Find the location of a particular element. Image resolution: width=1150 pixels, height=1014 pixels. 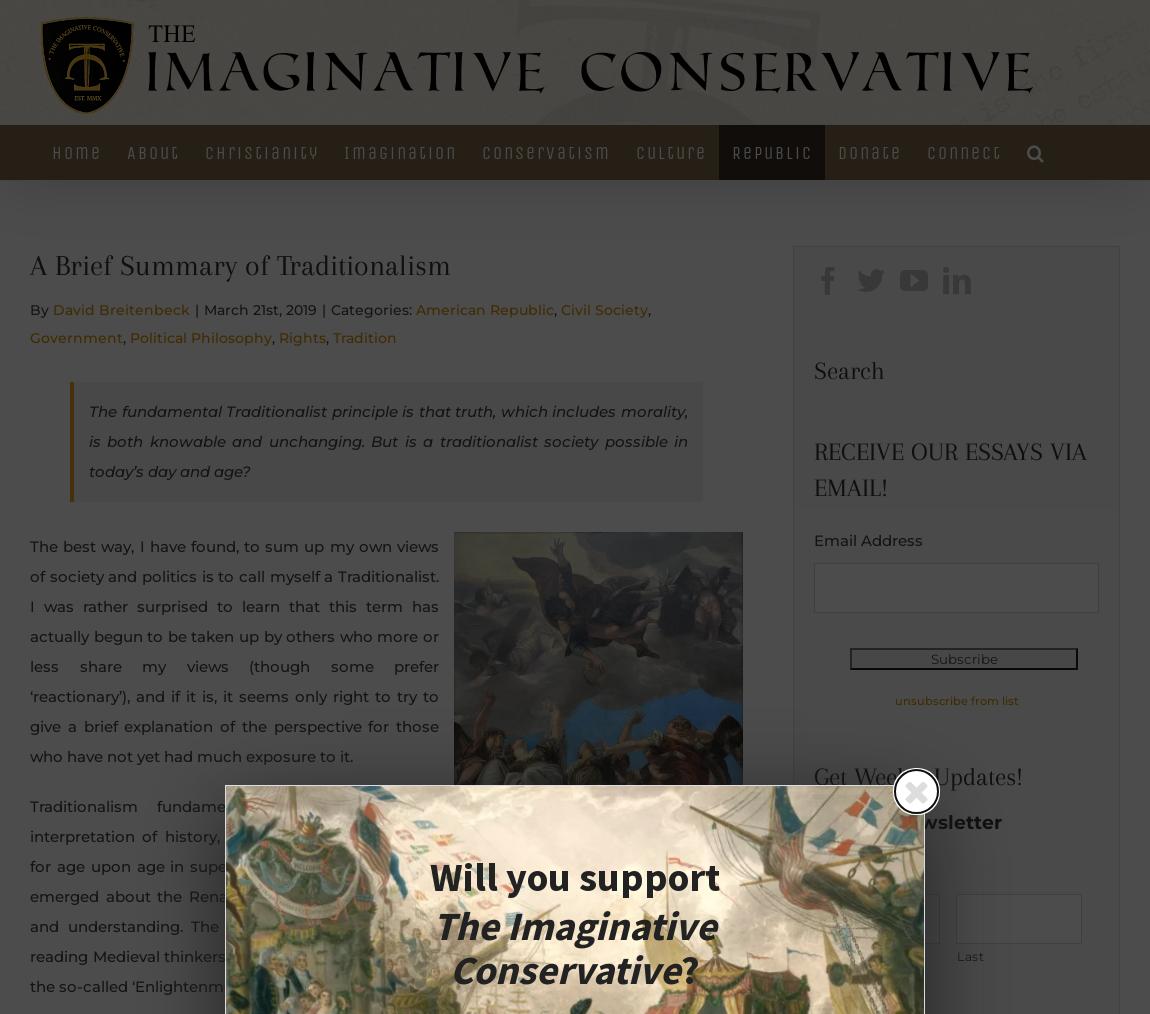

'Name' is located at coordinates (835, 866).